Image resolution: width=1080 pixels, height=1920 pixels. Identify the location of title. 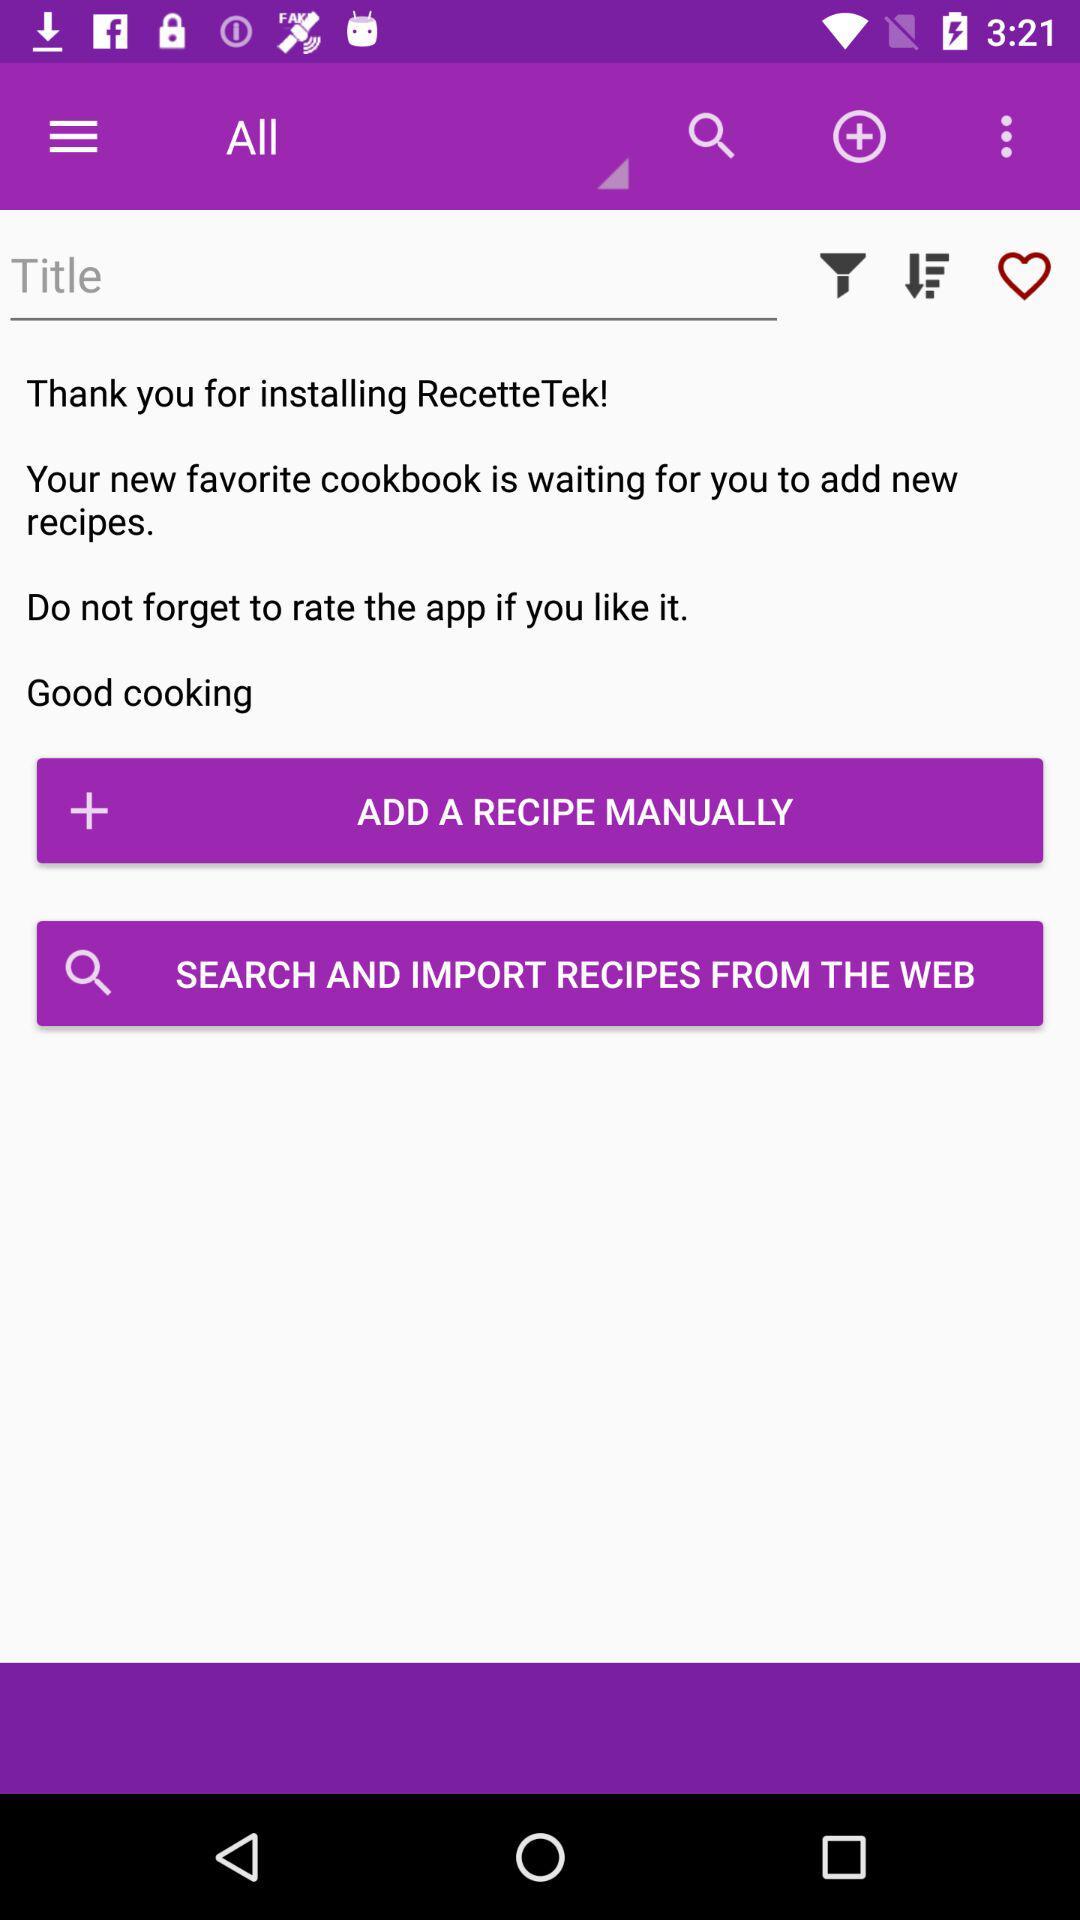
(393, 274).